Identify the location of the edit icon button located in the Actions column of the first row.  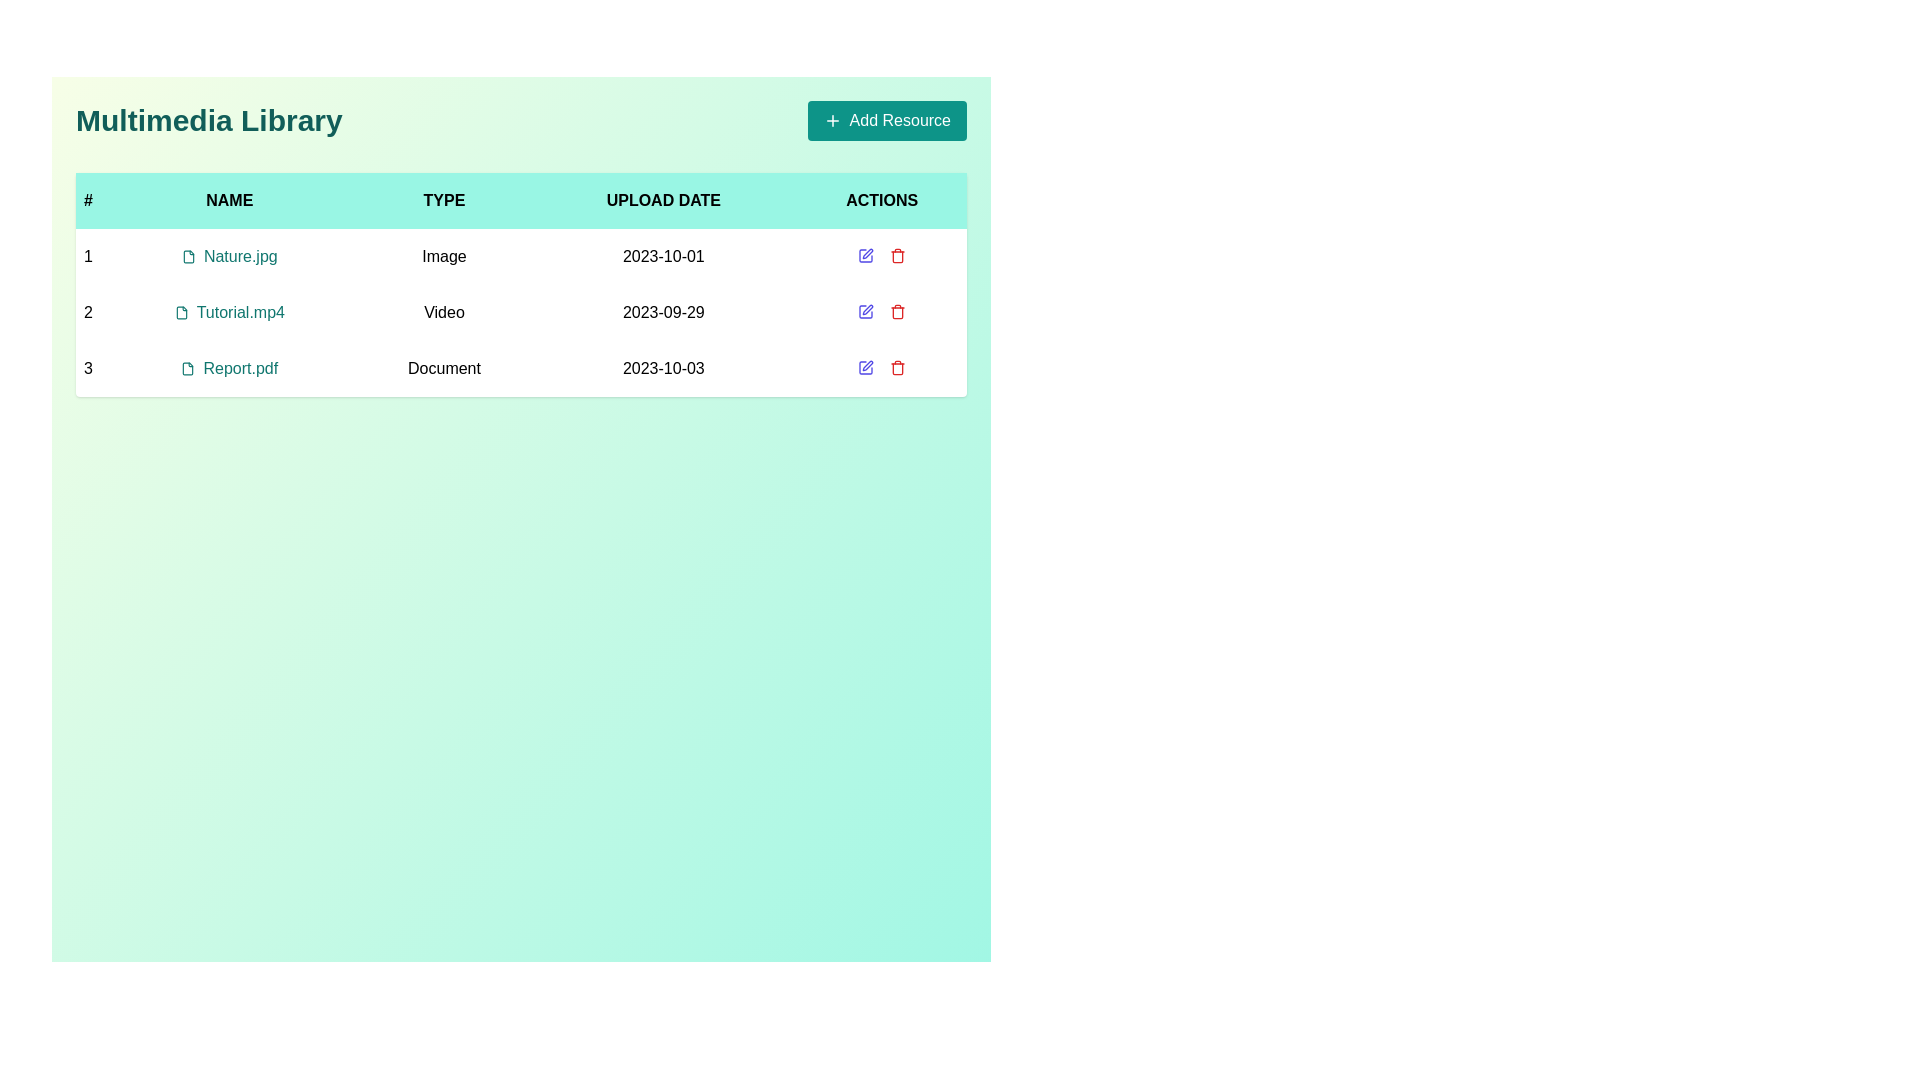
(865, 254).